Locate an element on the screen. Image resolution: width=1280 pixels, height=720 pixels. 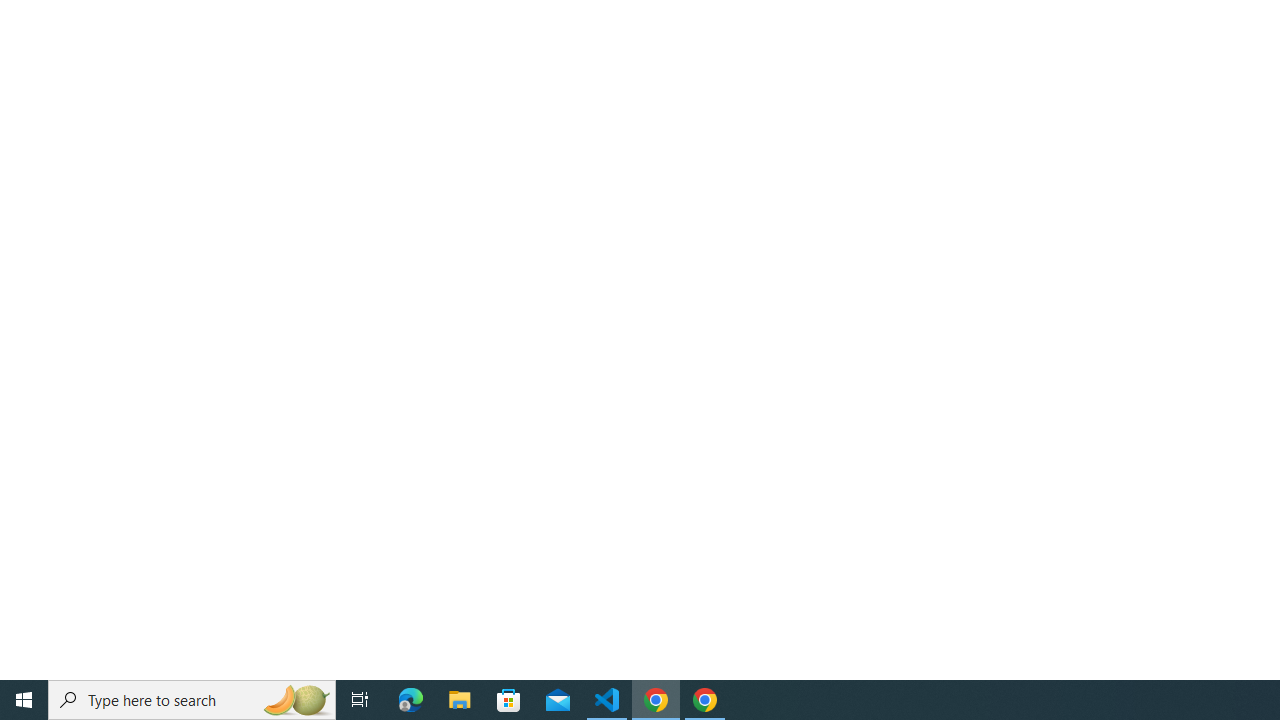
'Search highlights icon opens search home window' is located at coordinates (294, 698).